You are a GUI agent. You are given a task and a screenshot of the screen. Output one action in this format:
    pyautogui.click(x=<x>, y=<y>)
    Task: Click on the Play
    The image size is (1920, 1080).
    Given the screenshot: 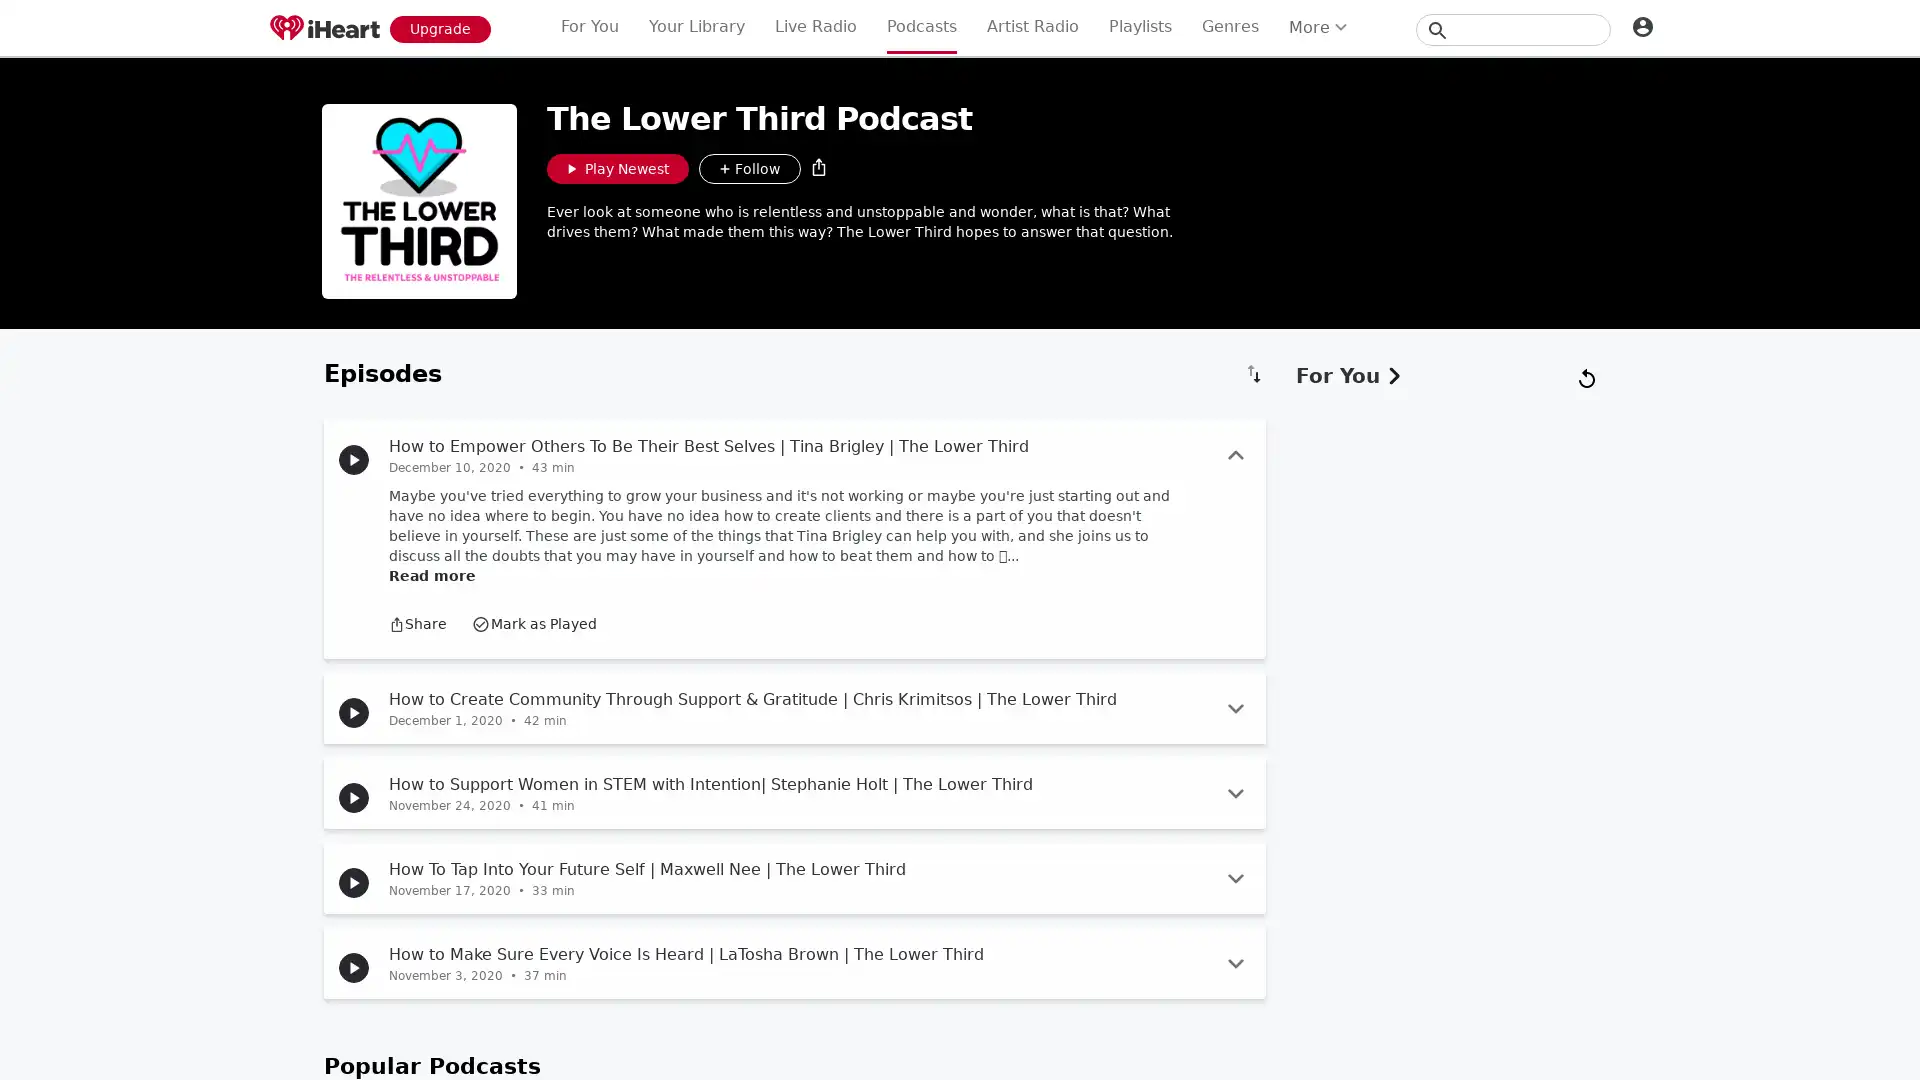 What is the action you would take?
    pyautogui.click(x=354, y=797)
    